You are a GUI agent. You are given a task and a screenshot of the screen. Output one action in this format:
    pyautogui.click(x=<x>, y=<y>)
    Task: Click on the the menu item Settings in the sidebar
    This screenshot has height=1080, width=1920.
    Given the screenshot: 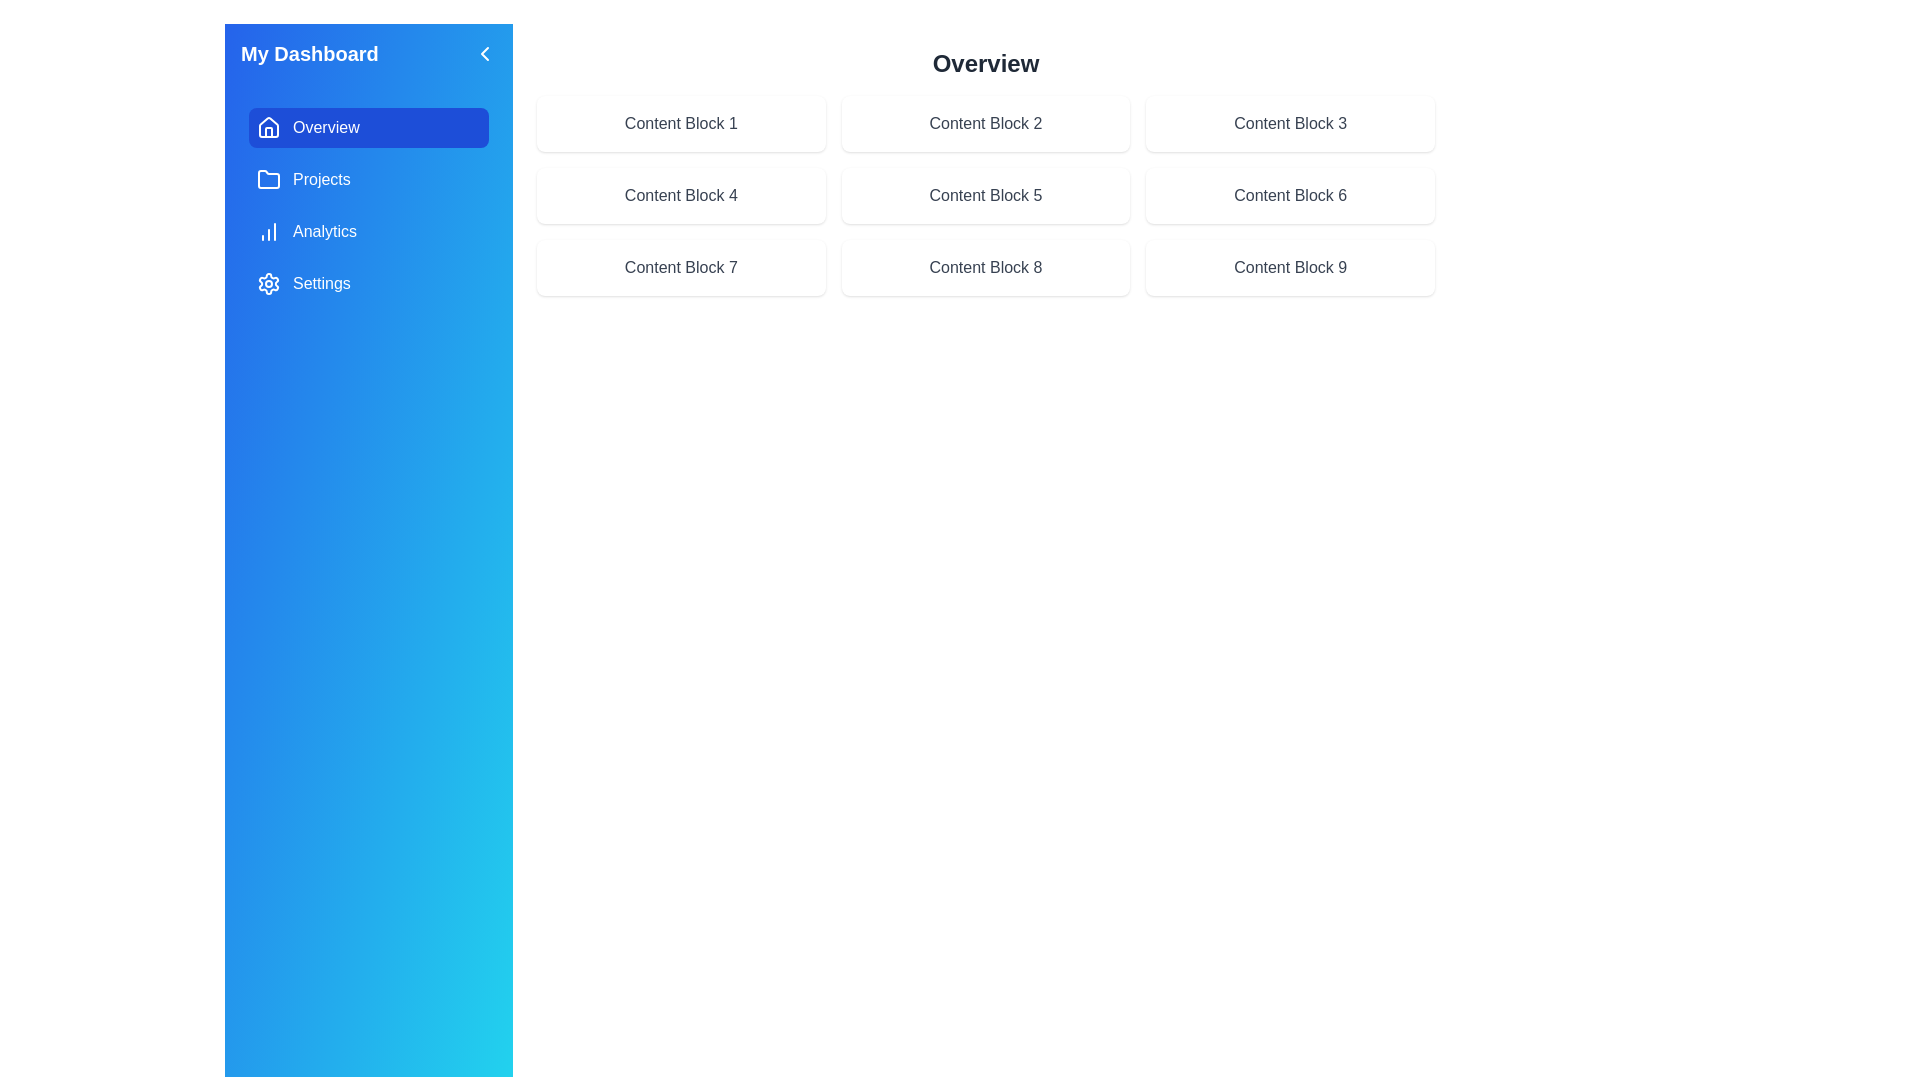 What is the action you would take?
    pyautogui.click(x=369, y=284)
    